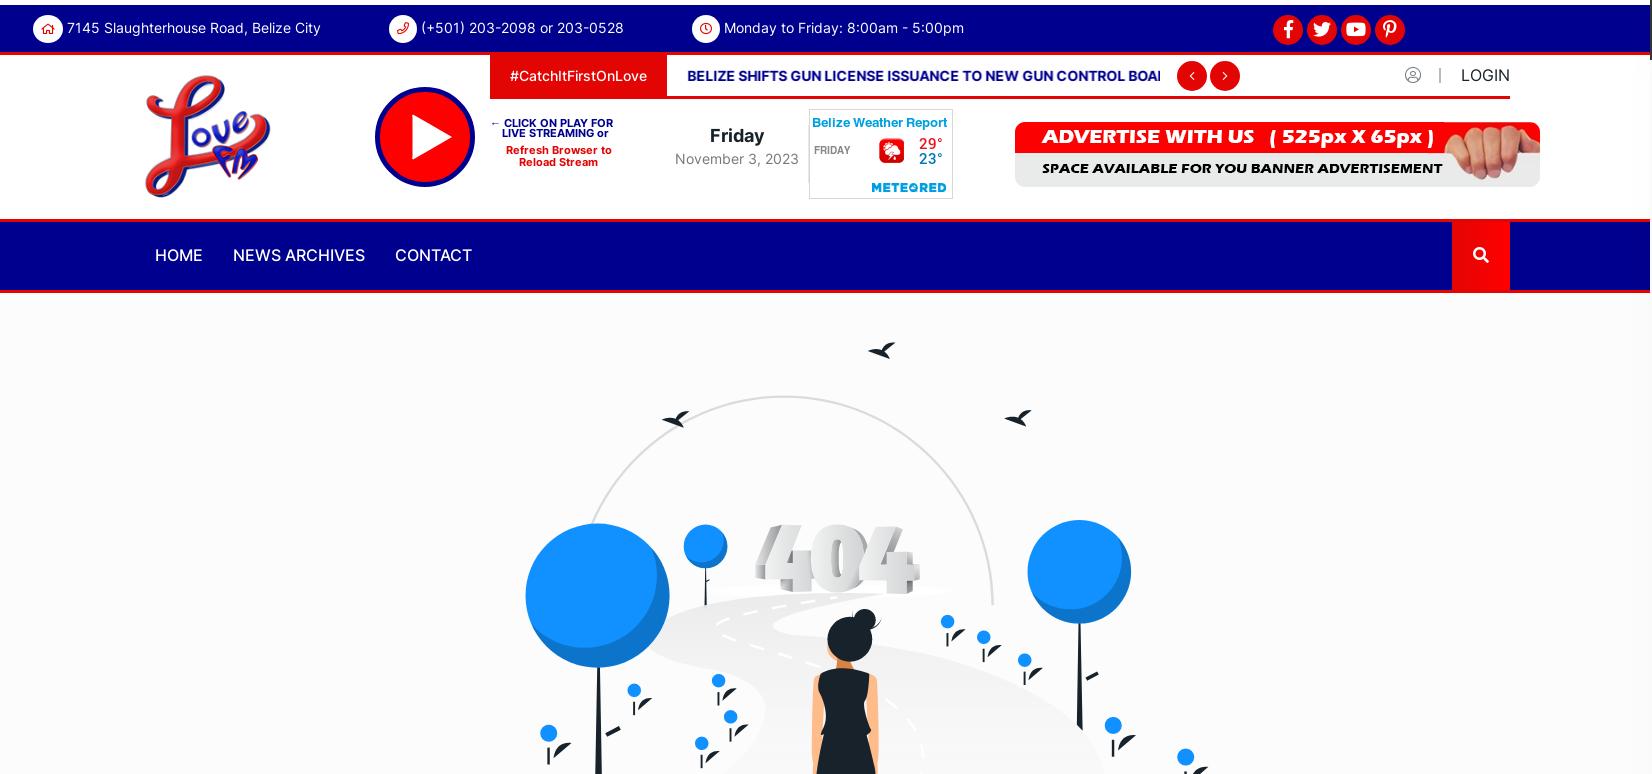  I want to click on 'LOGIN', so click(1485, 72).